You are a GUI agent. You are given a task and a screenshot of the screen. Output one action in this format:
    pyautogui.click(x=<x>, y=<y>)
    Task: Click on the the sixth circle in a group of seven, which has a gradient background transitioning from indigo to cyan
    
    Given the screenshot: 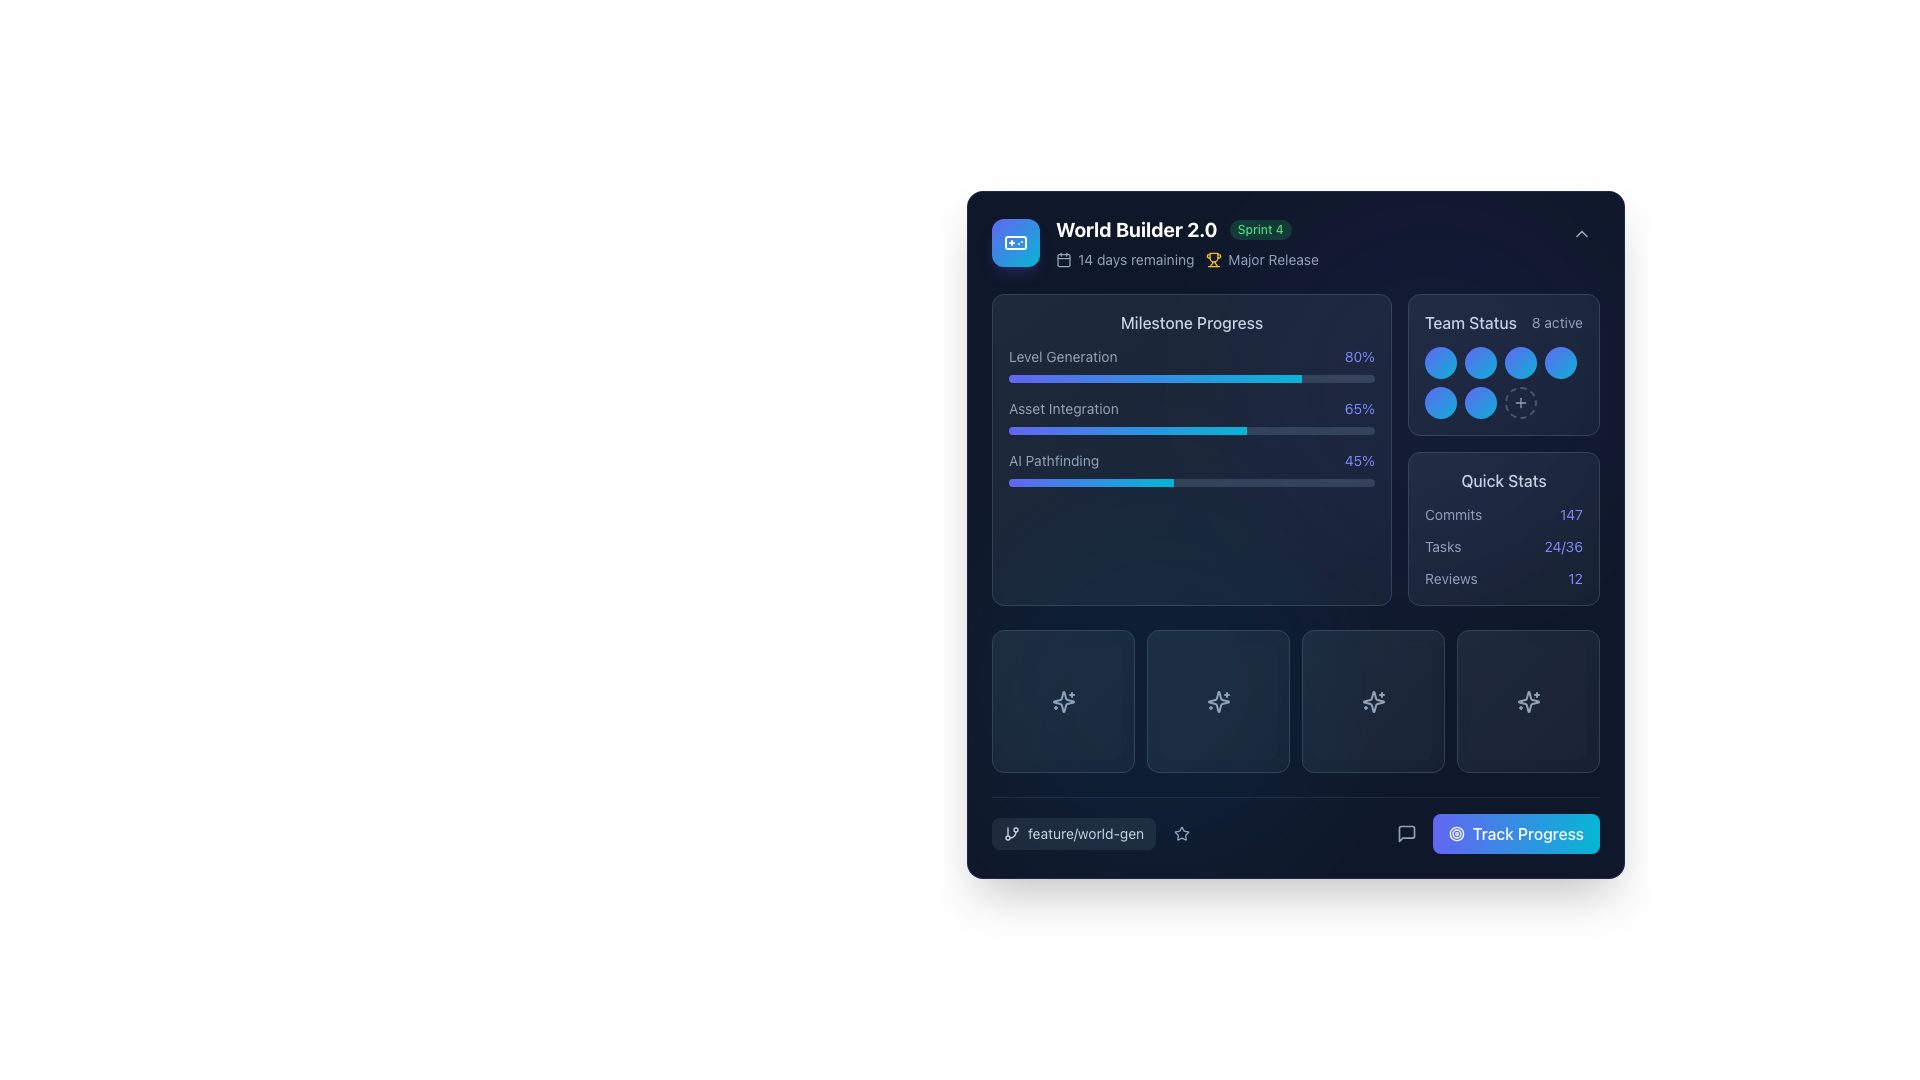 What is the action you would take?
    pyautogui.click(x=1481, y=402)
    